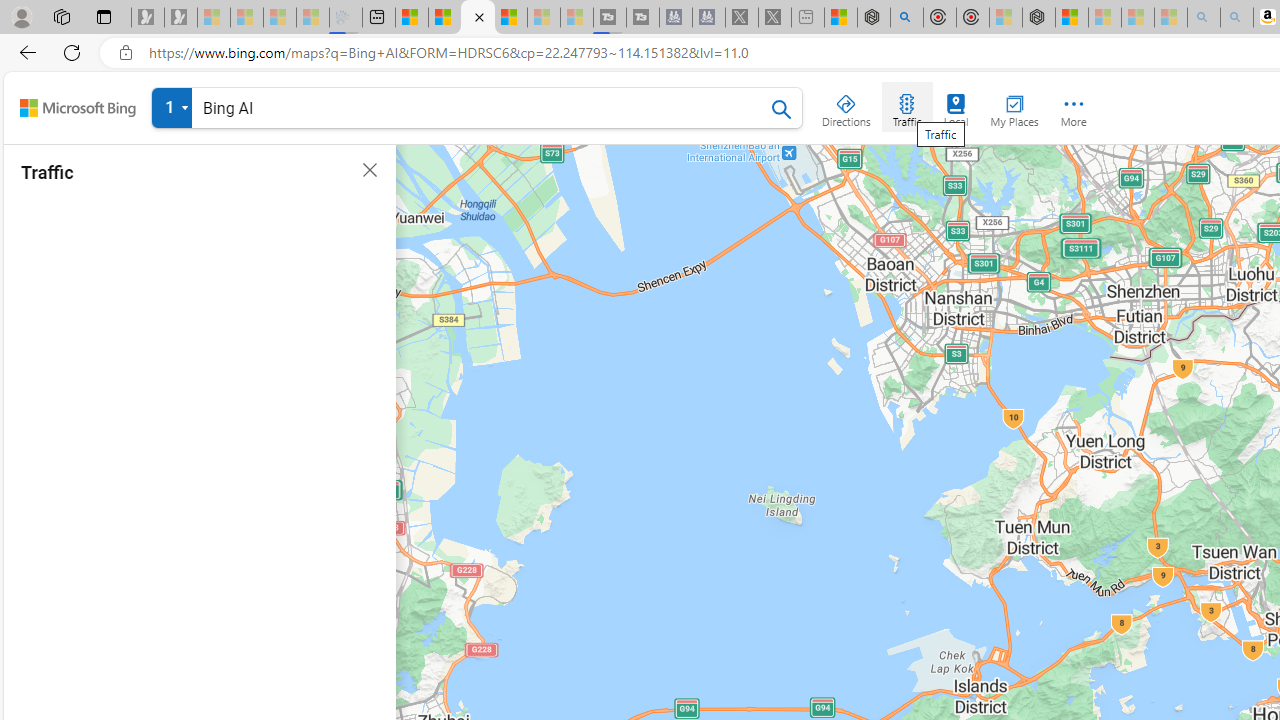 This screenshot has height=720, width=1280. I want to click on 'poe - Search', so click(905, 17).